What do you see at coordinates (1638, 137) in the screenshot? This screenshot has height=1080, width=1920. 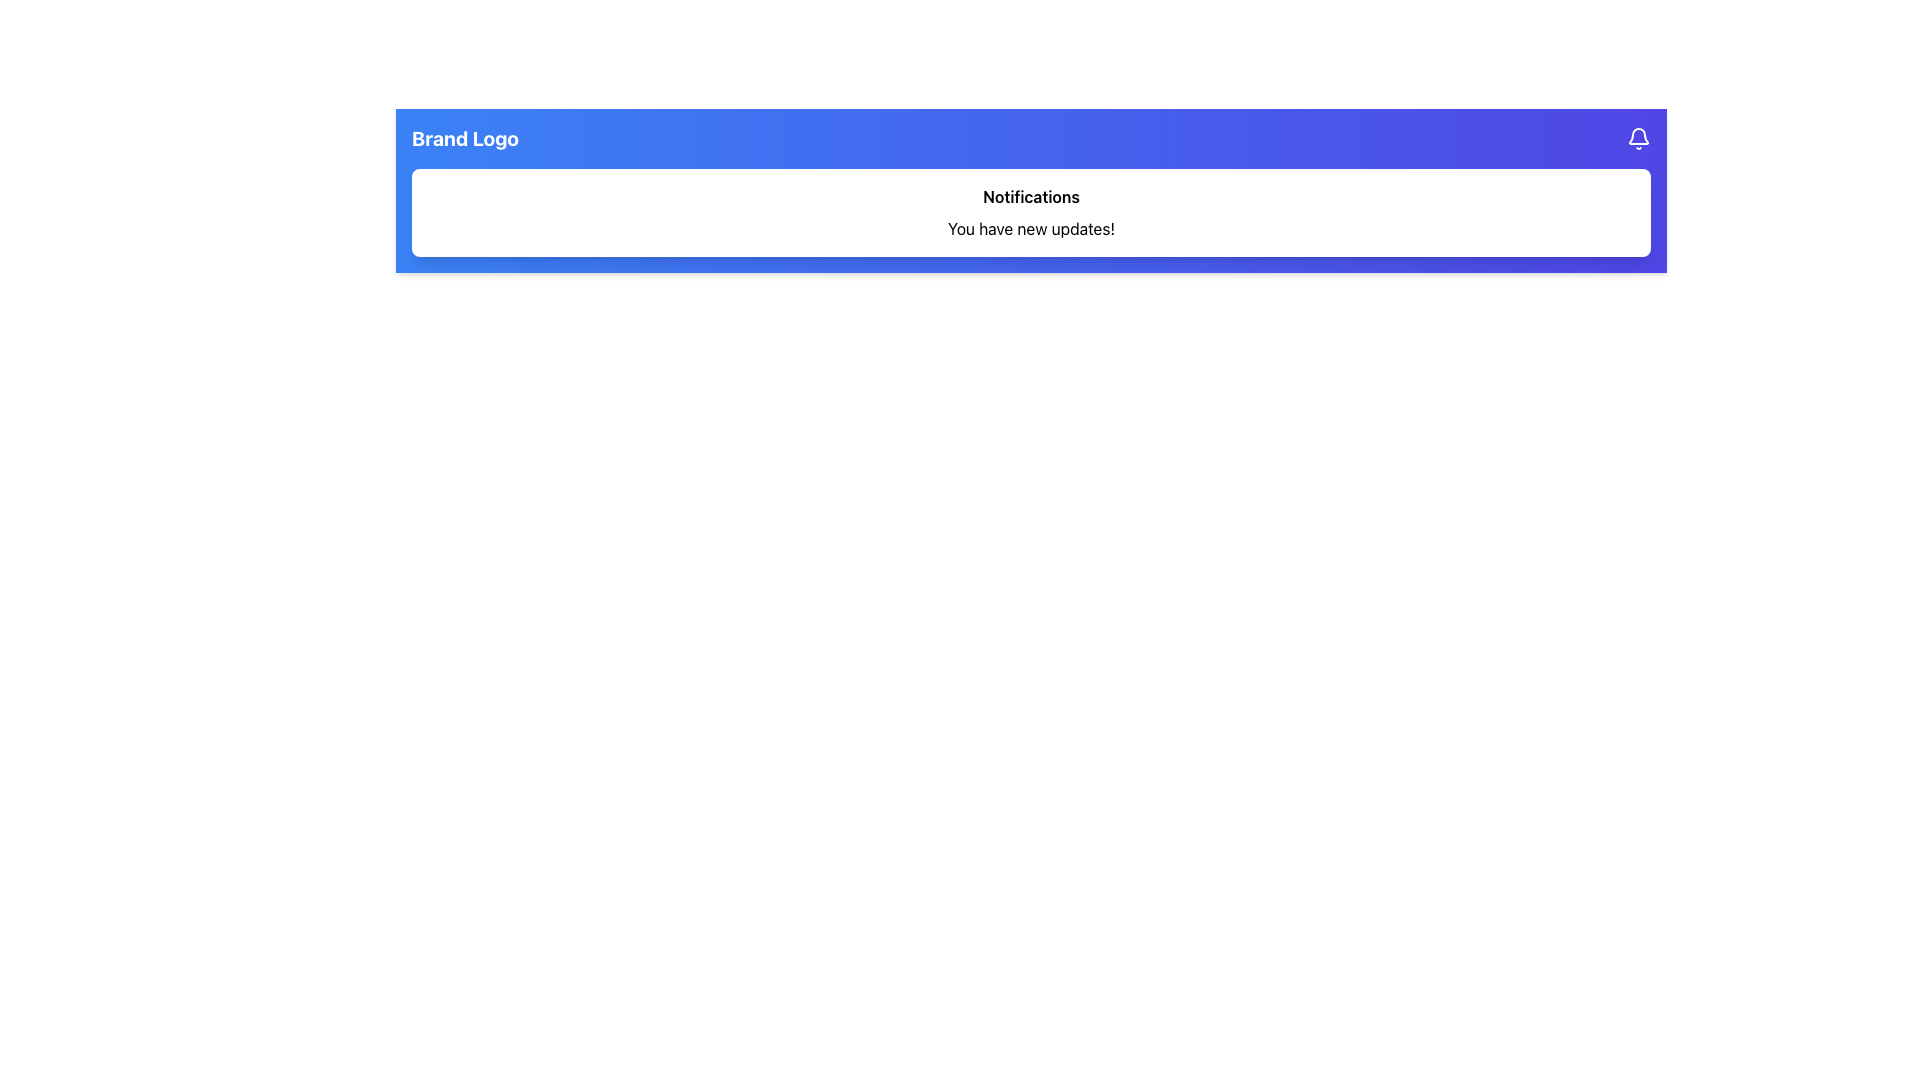 I see `the notification icon located at the top-right corner of the header` at bounding box center [1638, 137].